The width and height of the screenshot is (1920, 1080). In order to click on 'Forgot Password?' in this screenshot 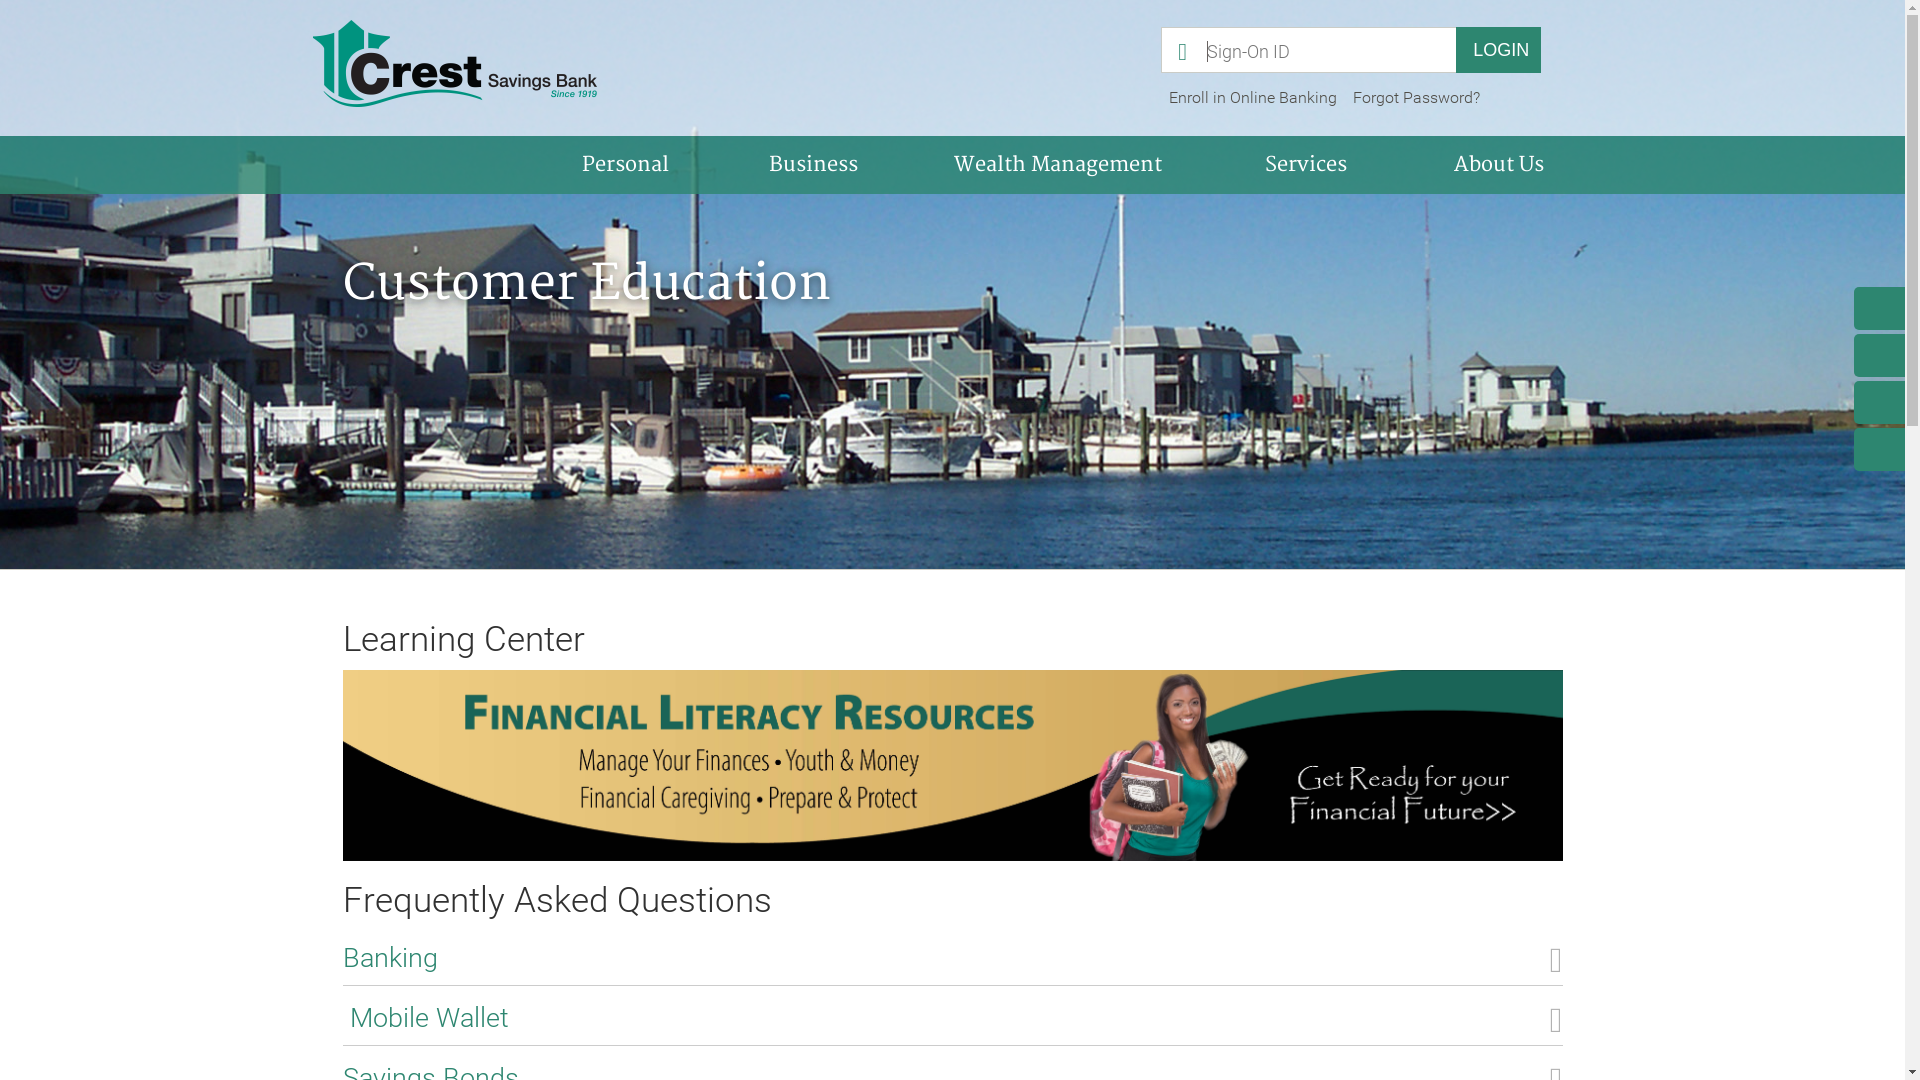, I will do `click(1415, 97)`.